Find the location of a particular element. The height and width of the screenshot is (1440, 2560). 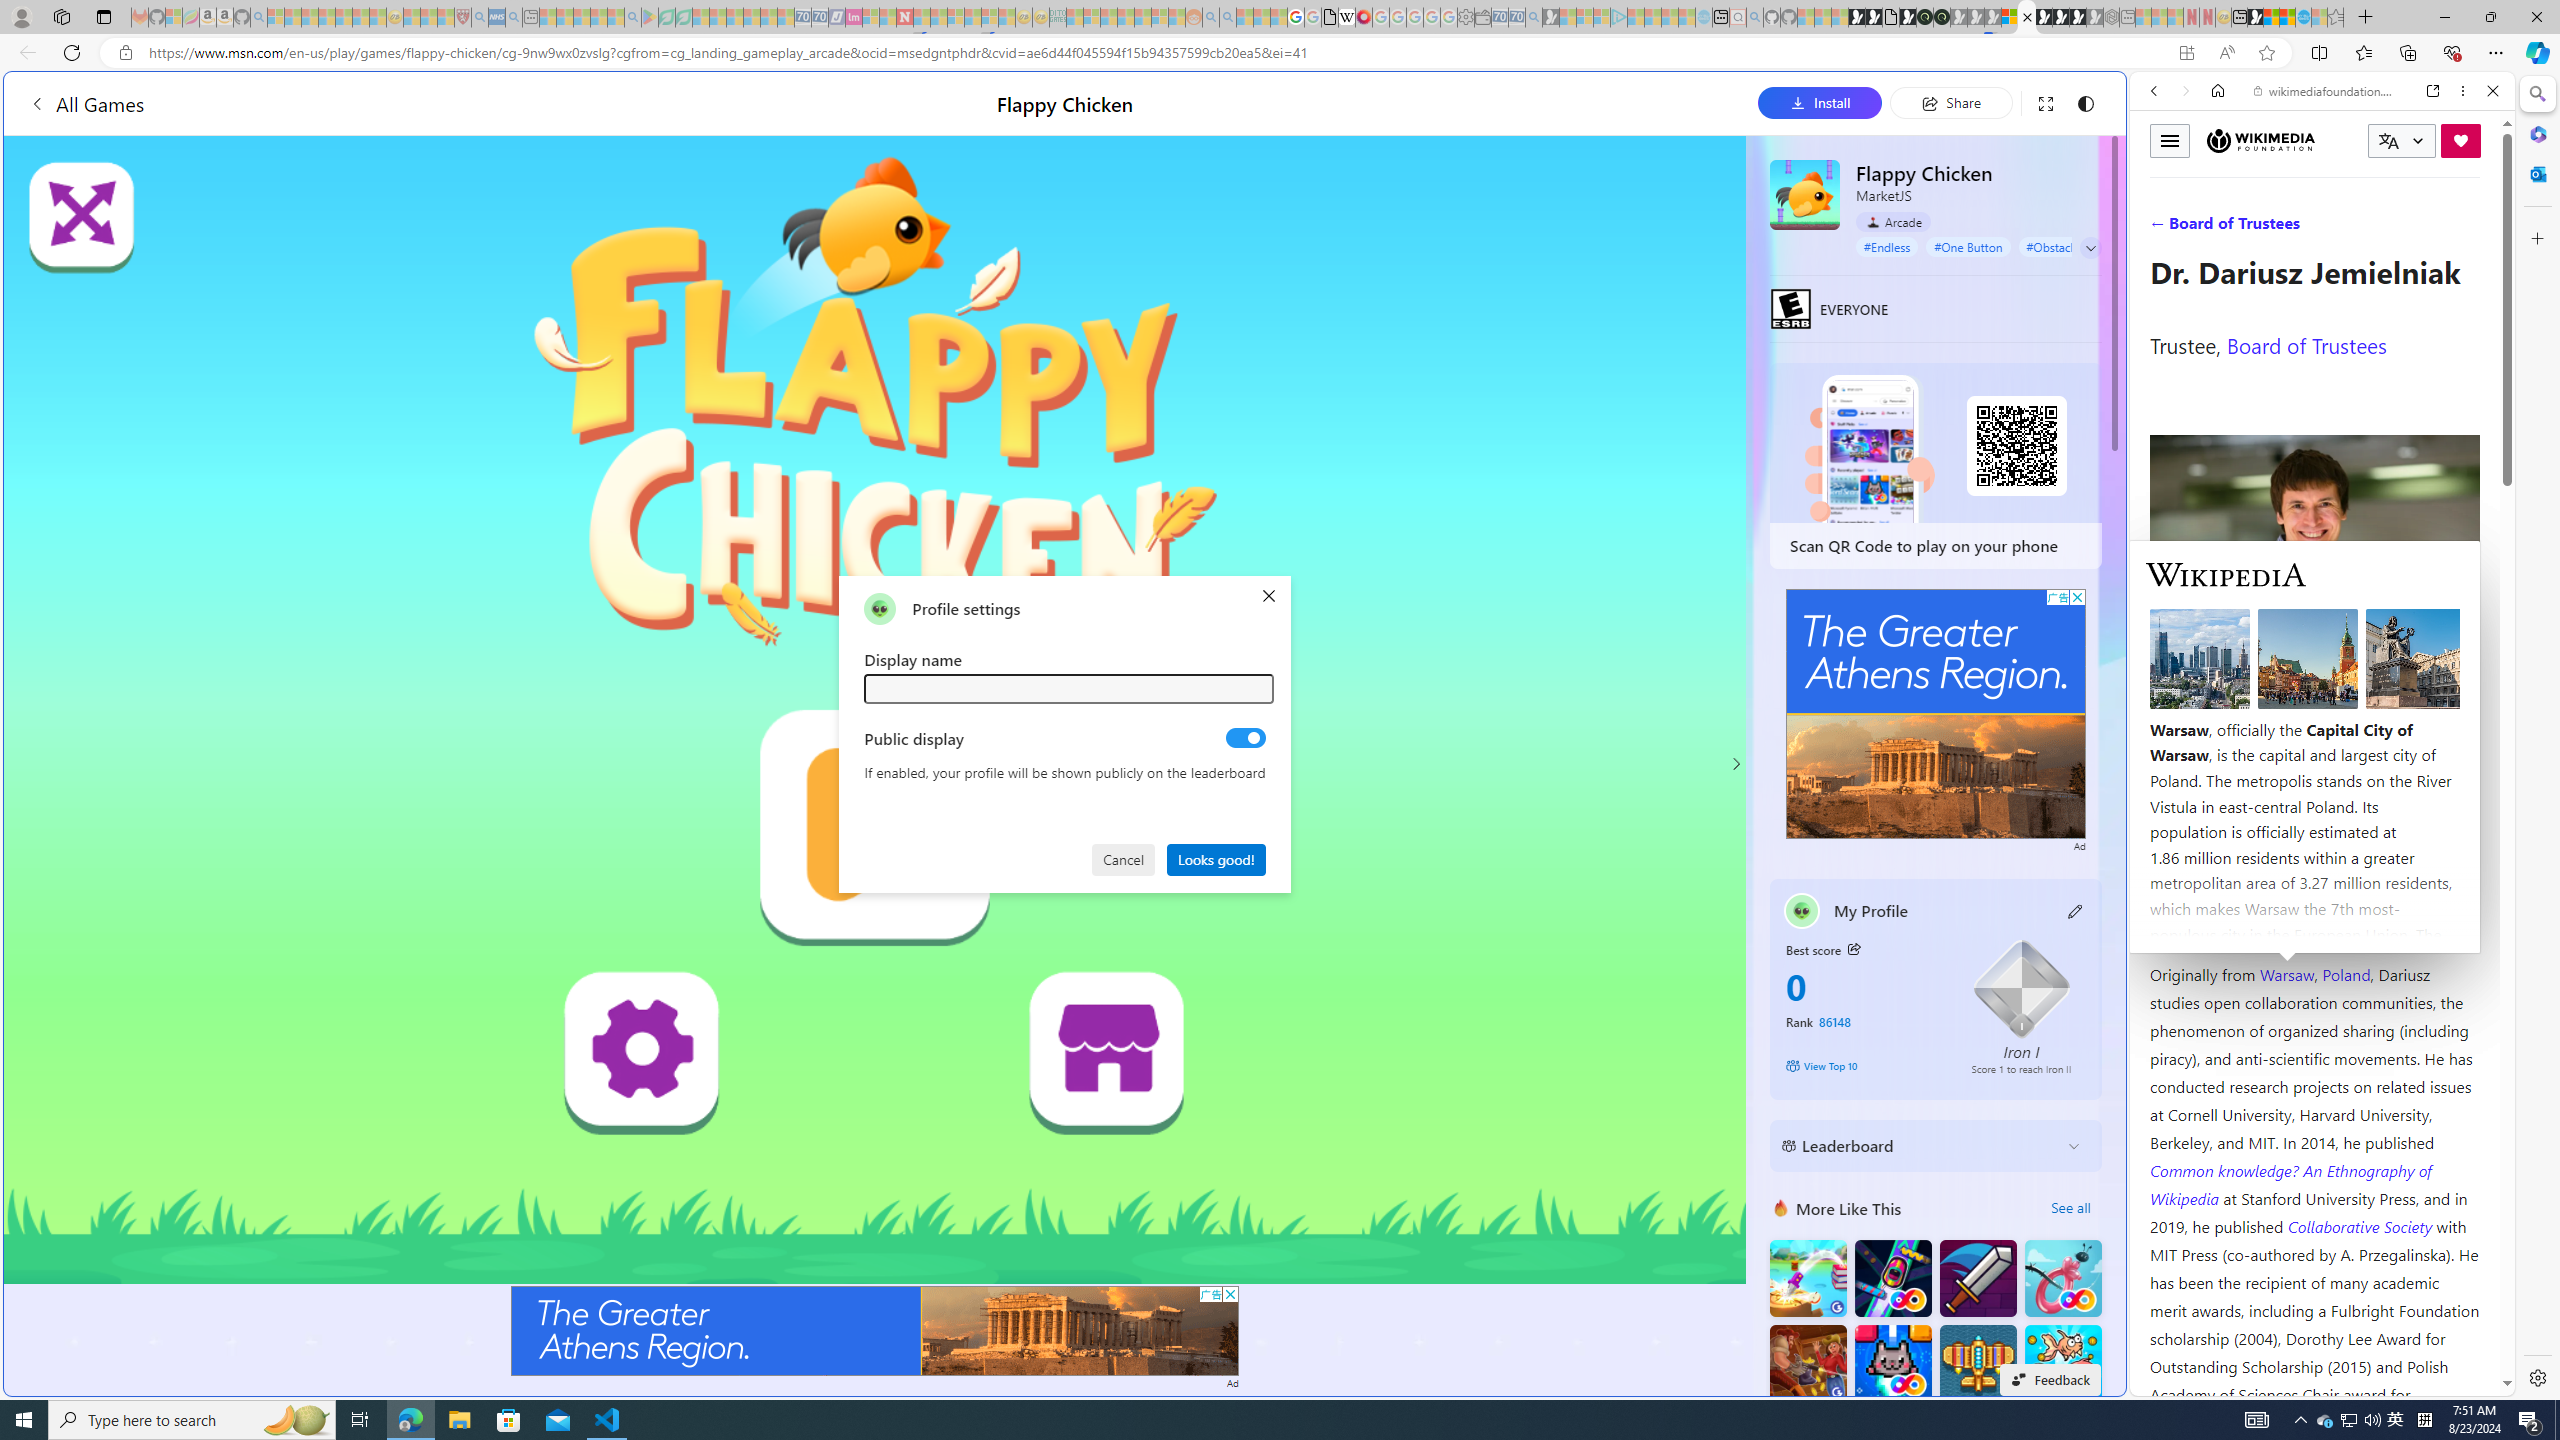

'Install' is located at coordinates (1819, 102).